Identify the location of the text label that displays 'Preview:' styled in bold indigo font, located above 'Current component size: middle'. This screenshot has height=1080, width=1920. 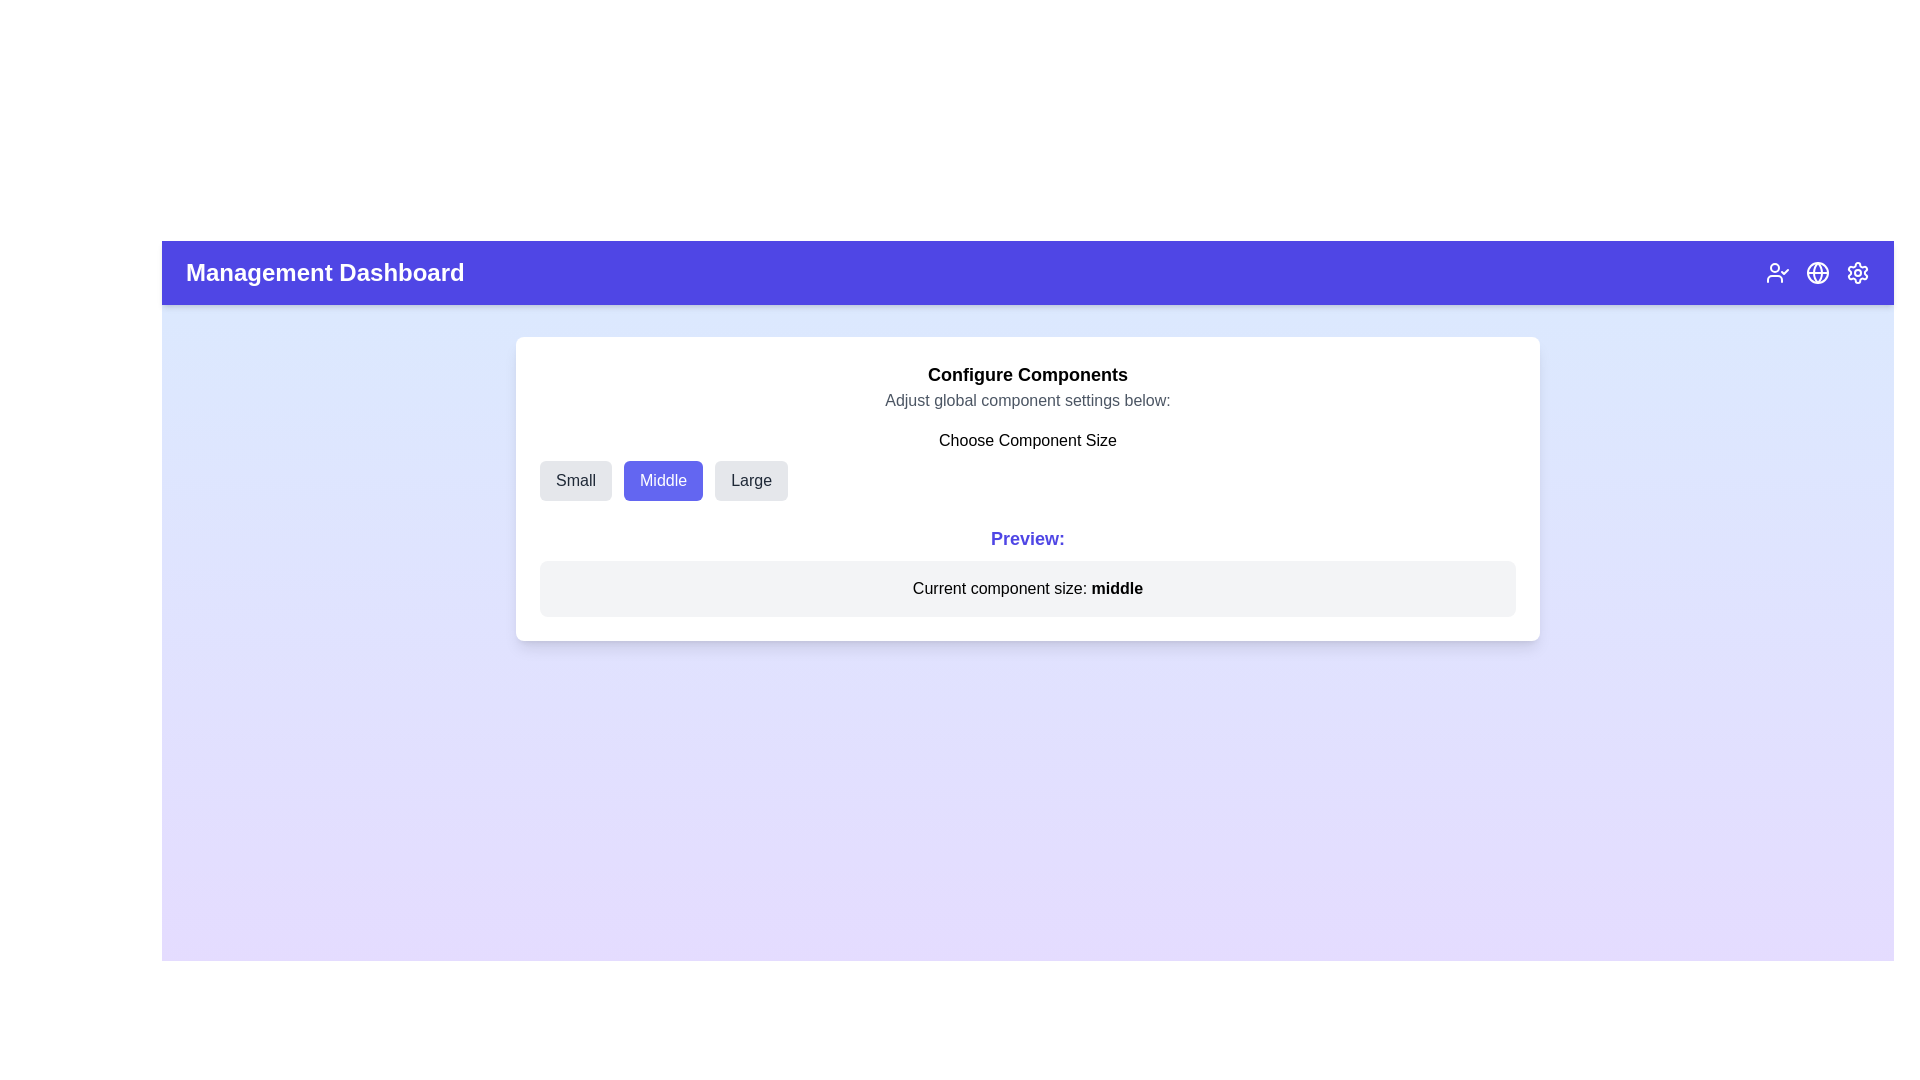
(1027, 538).